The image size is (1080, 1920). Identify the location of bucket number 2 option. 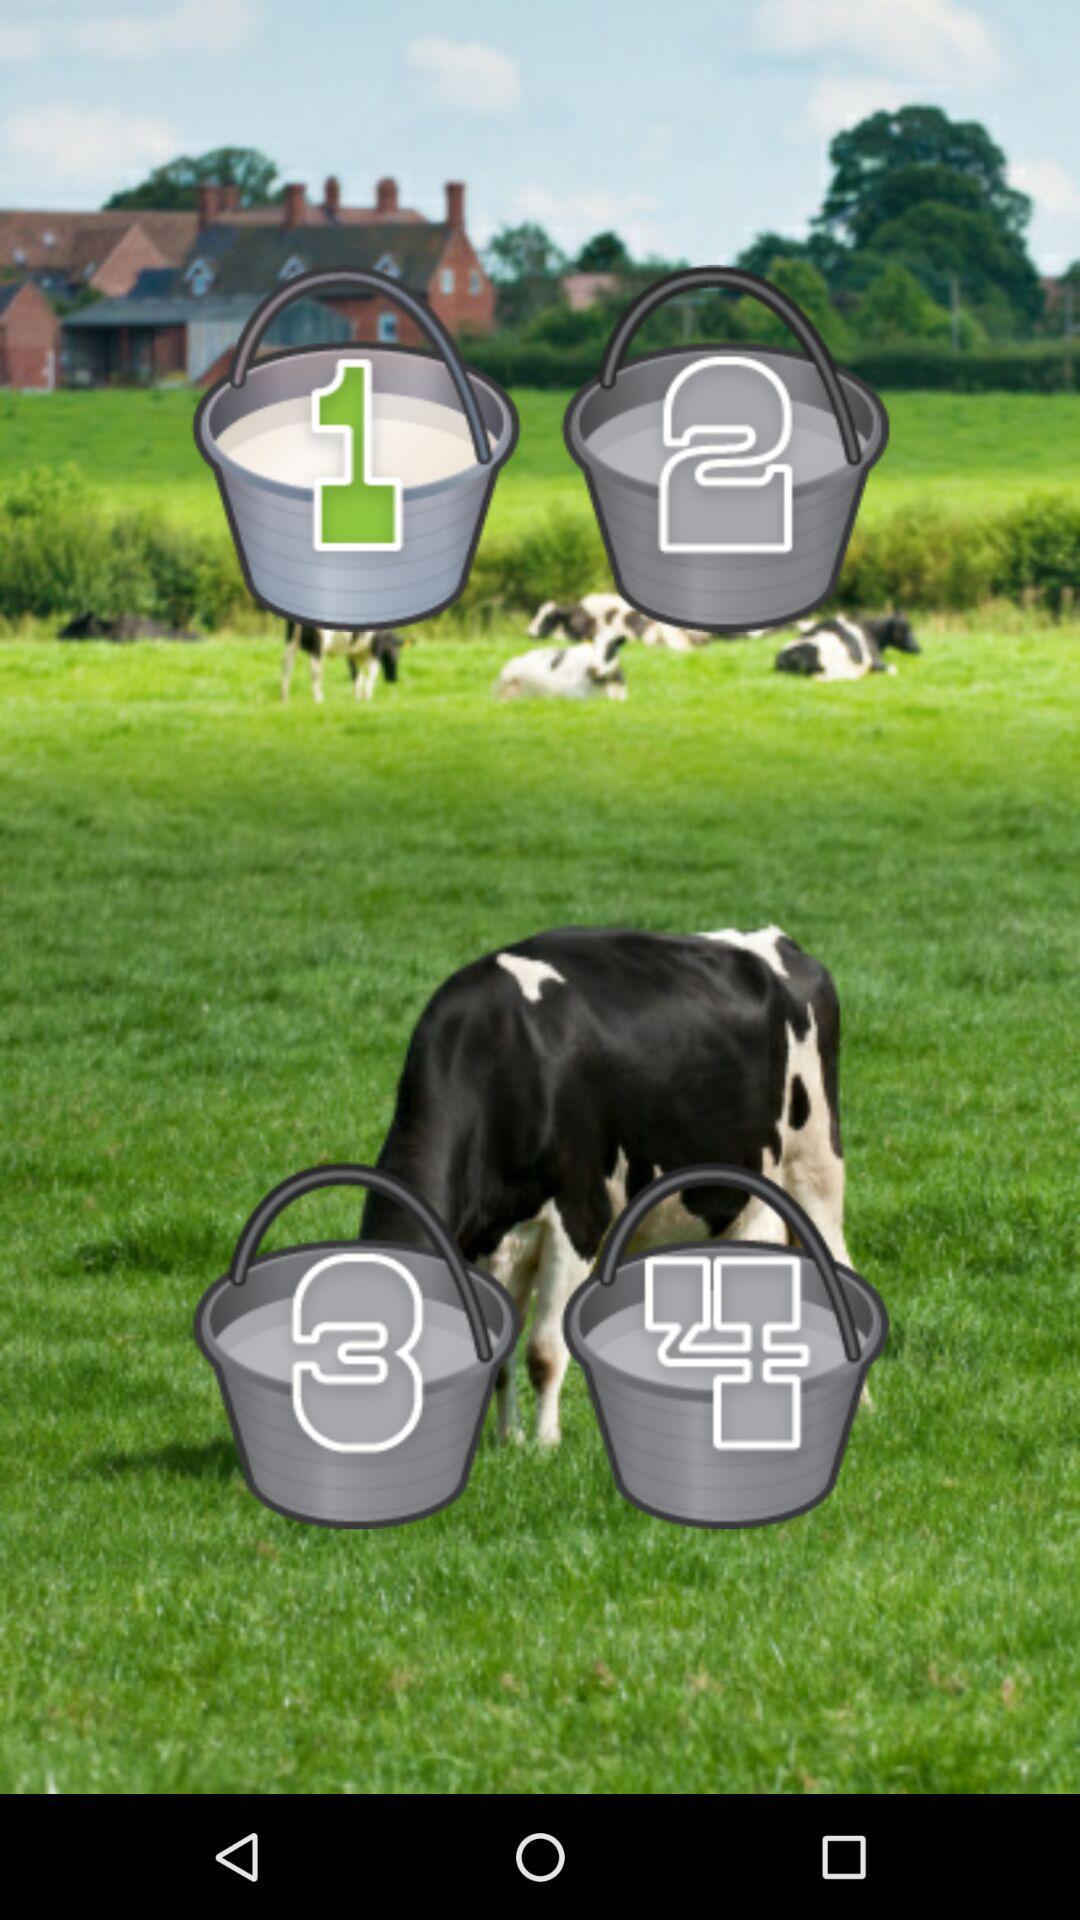
(723, 447).